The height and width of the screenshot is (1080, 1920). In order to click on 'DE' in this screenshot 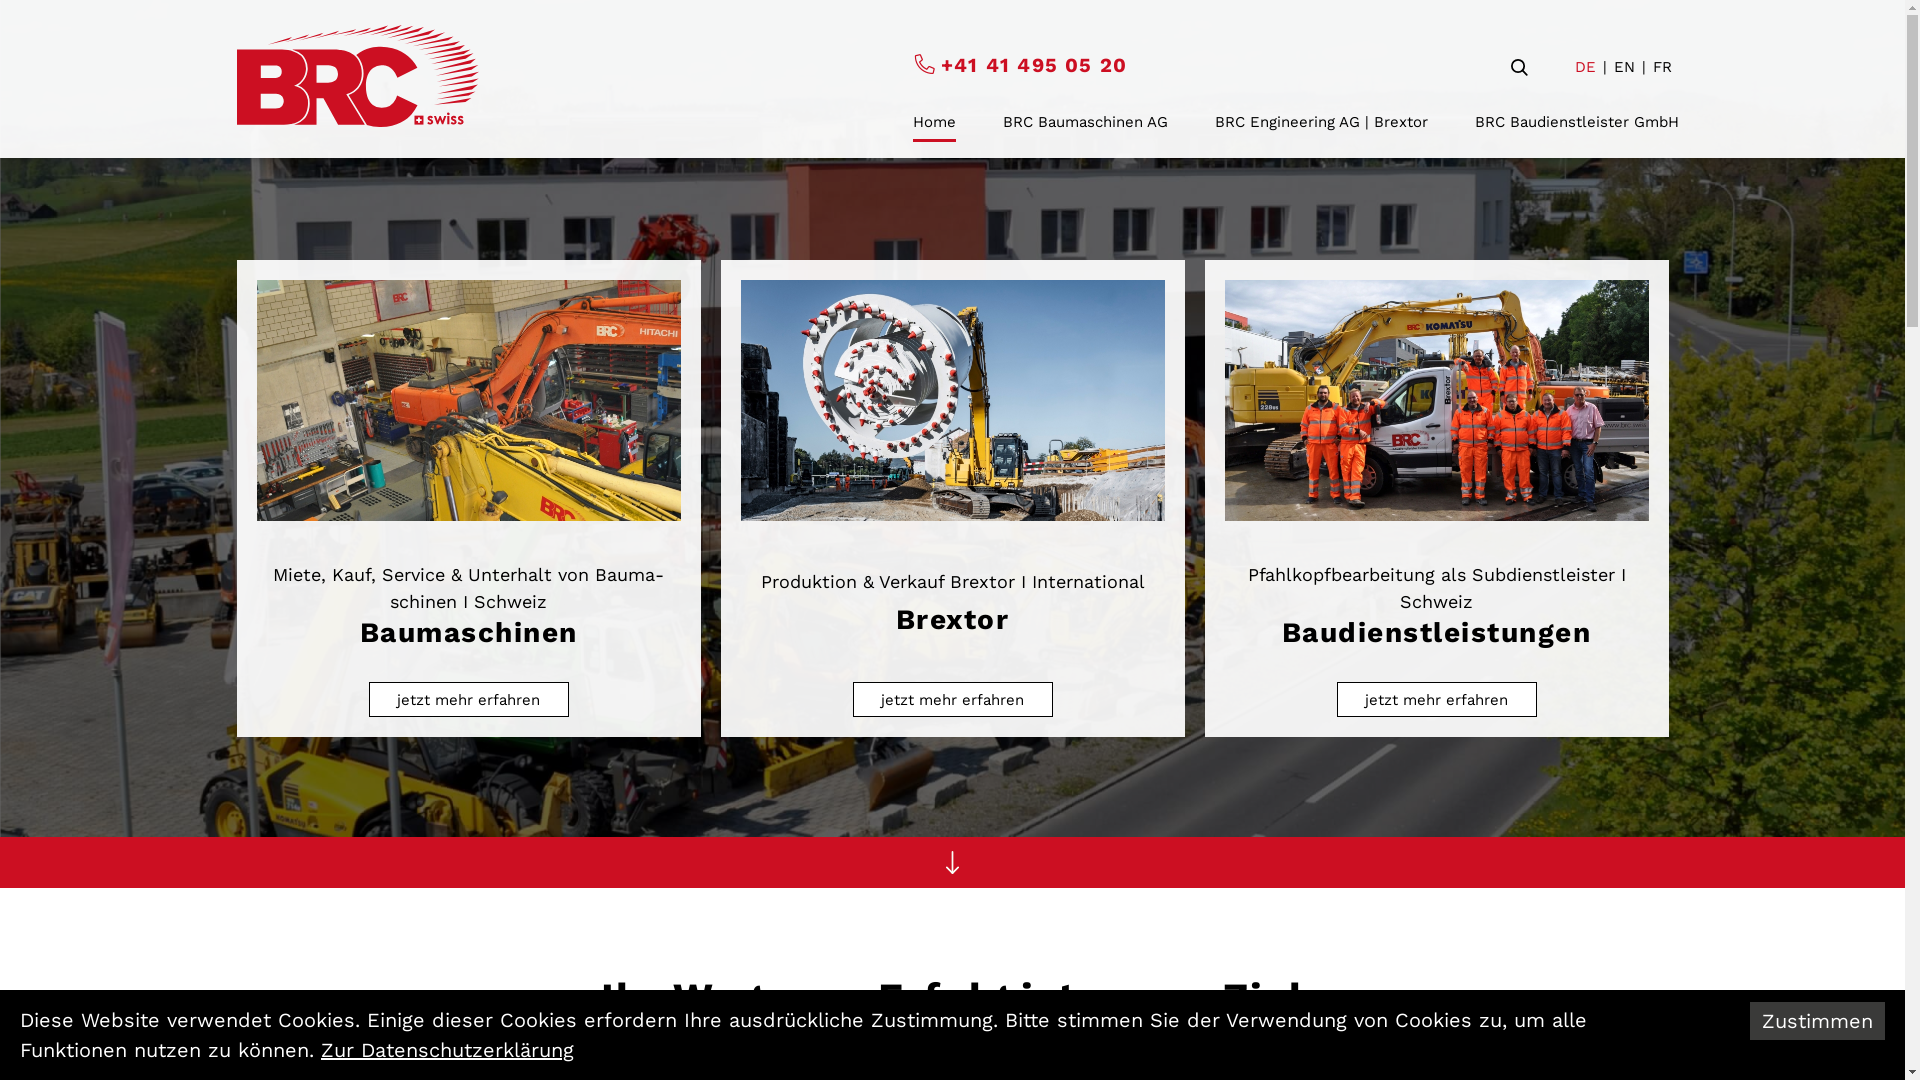, I will do `click(1573, 66)`.